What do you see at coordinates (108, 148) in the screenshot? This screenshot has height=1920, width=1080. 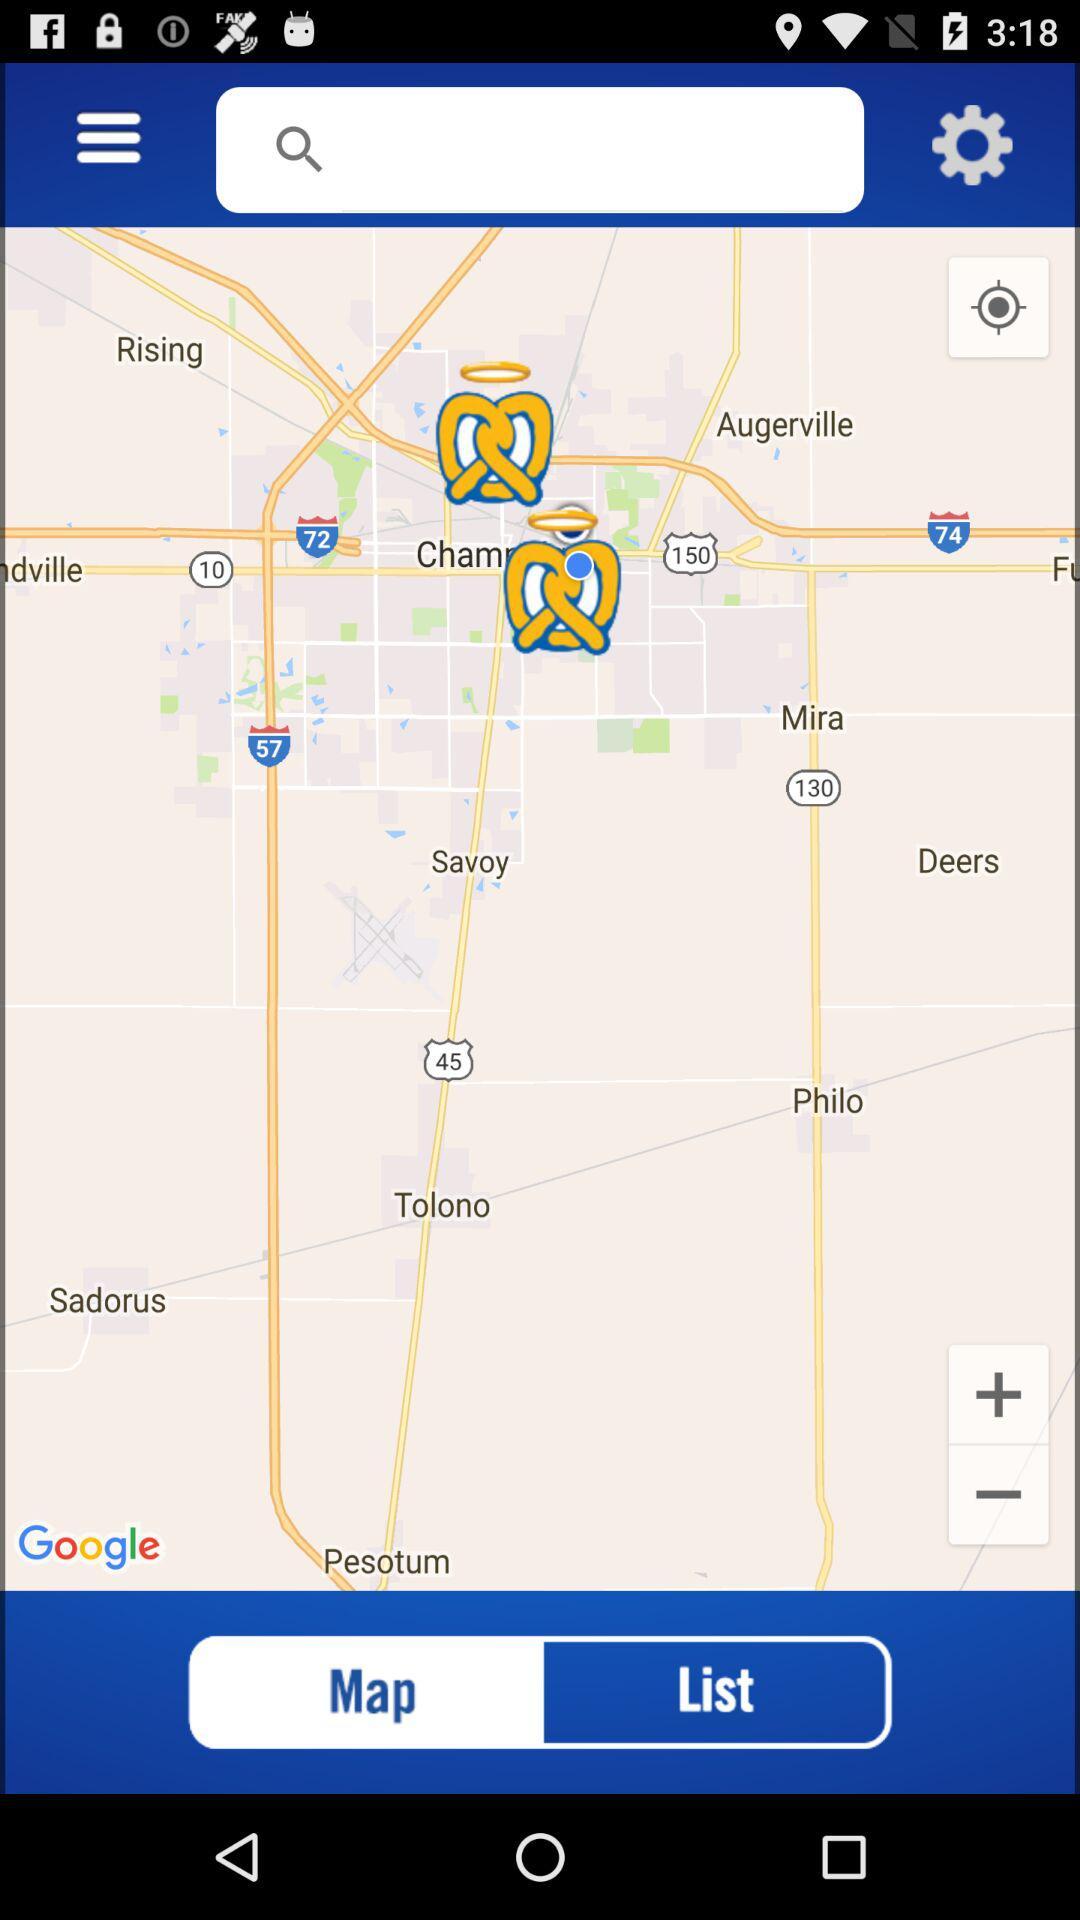 I see `the menu icon` at bounding box center [108, 148].